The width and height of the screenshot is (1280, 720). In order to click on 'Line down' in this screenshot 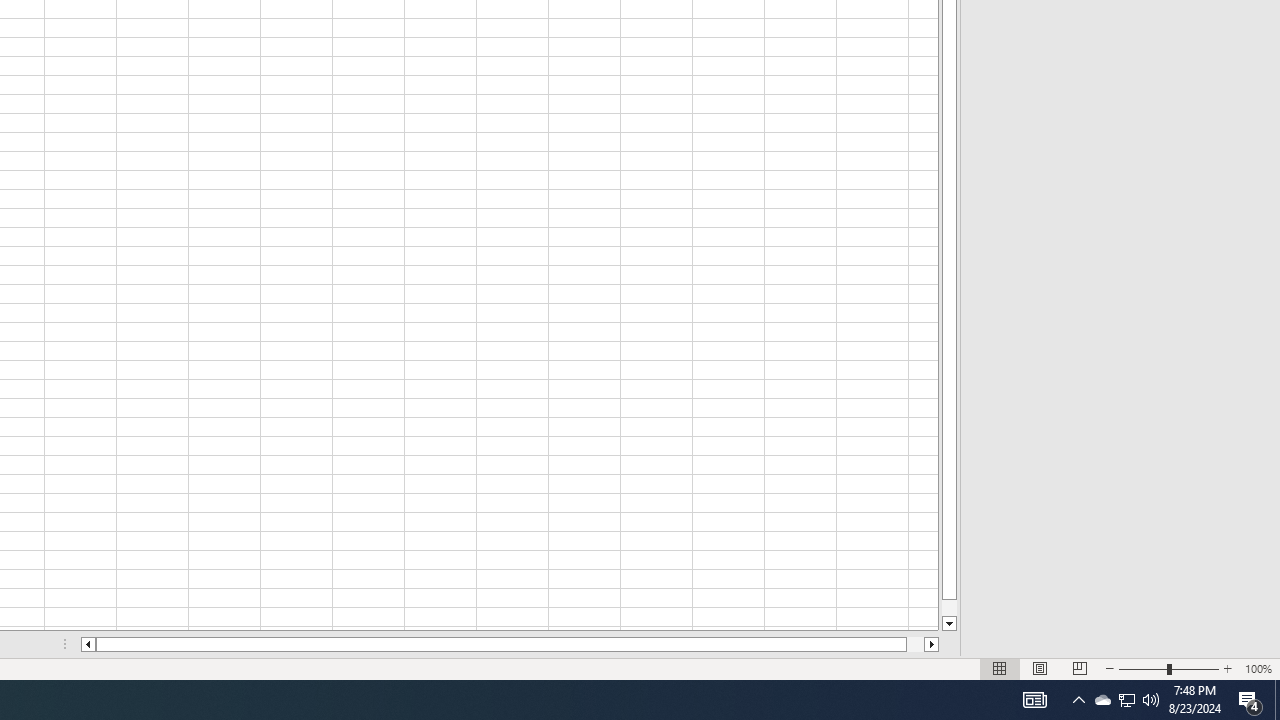, I will do `click(948, 623)`.